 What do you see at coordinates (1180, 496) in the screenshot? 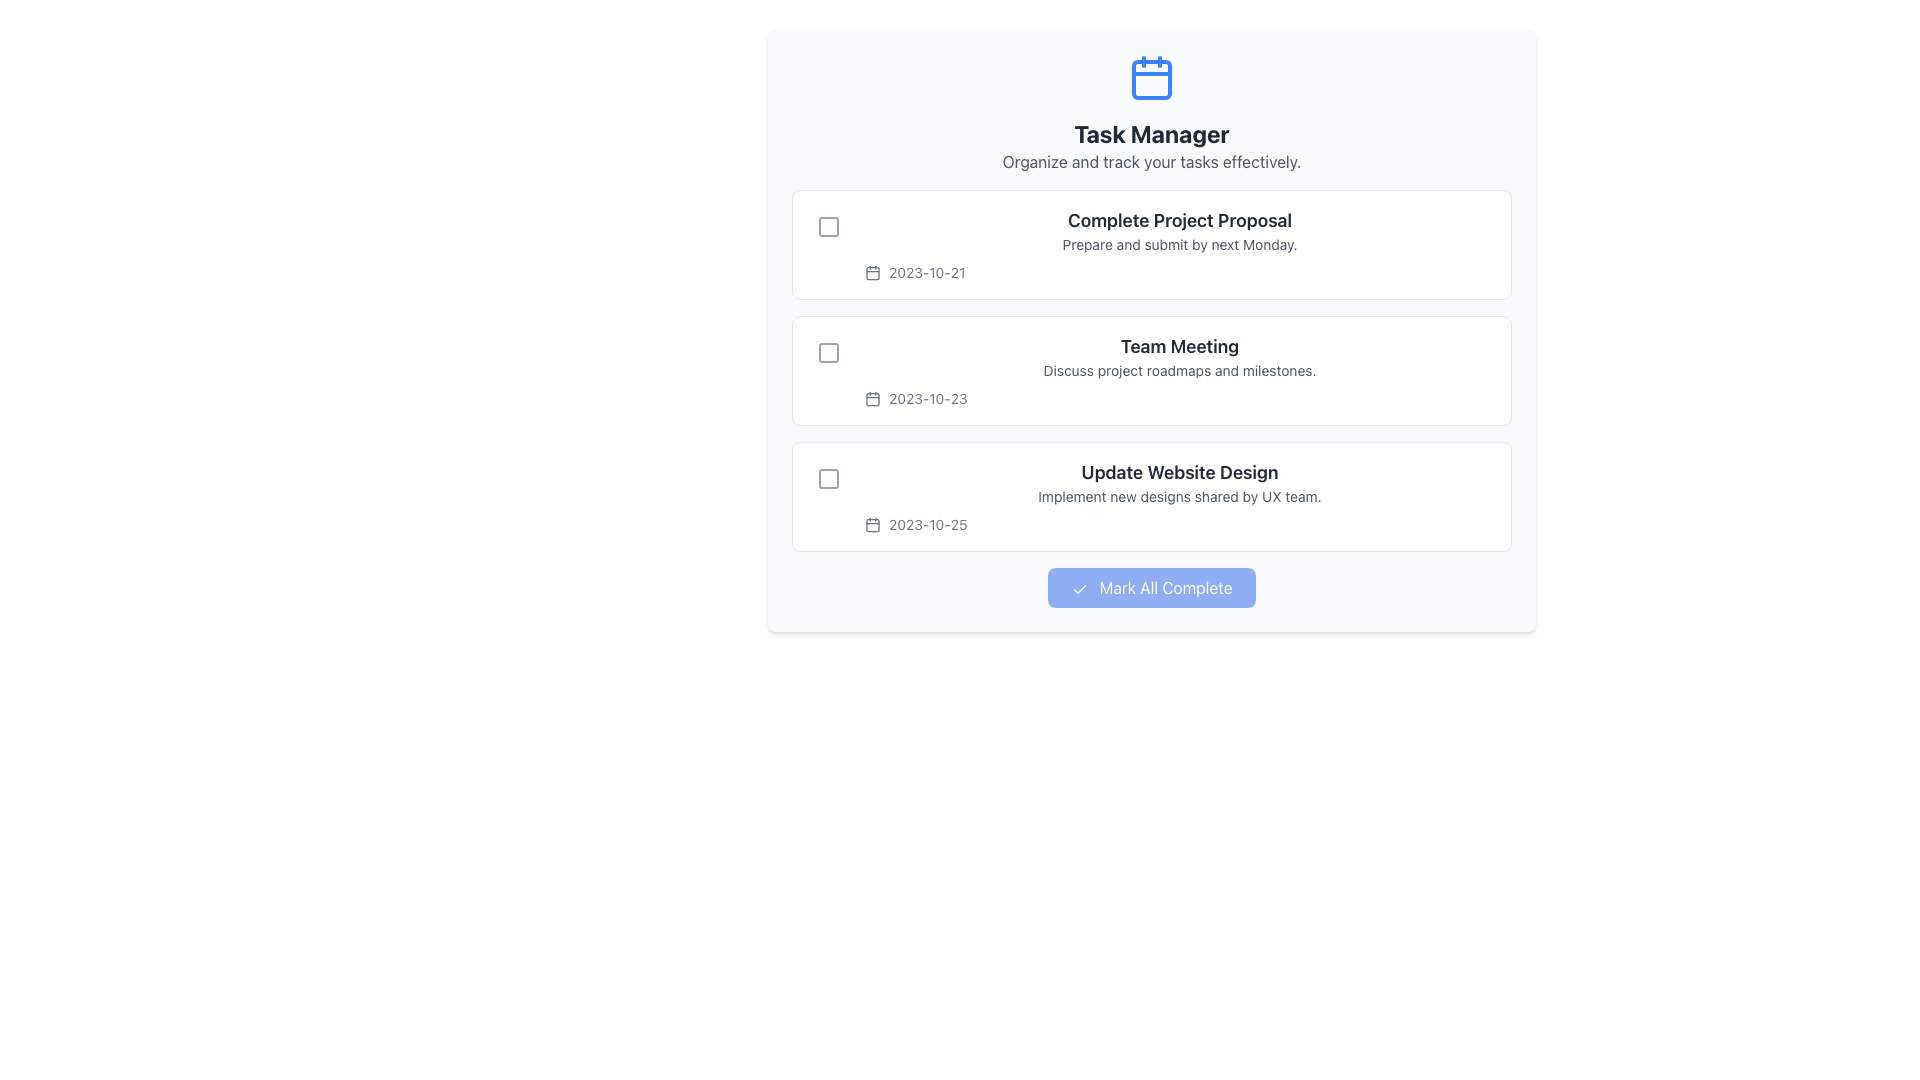
I see `static text label providing details about the task 'Update Website Design', which is positioned below the title and above the date label in the central card layout` at bounding box center [1180, 496].